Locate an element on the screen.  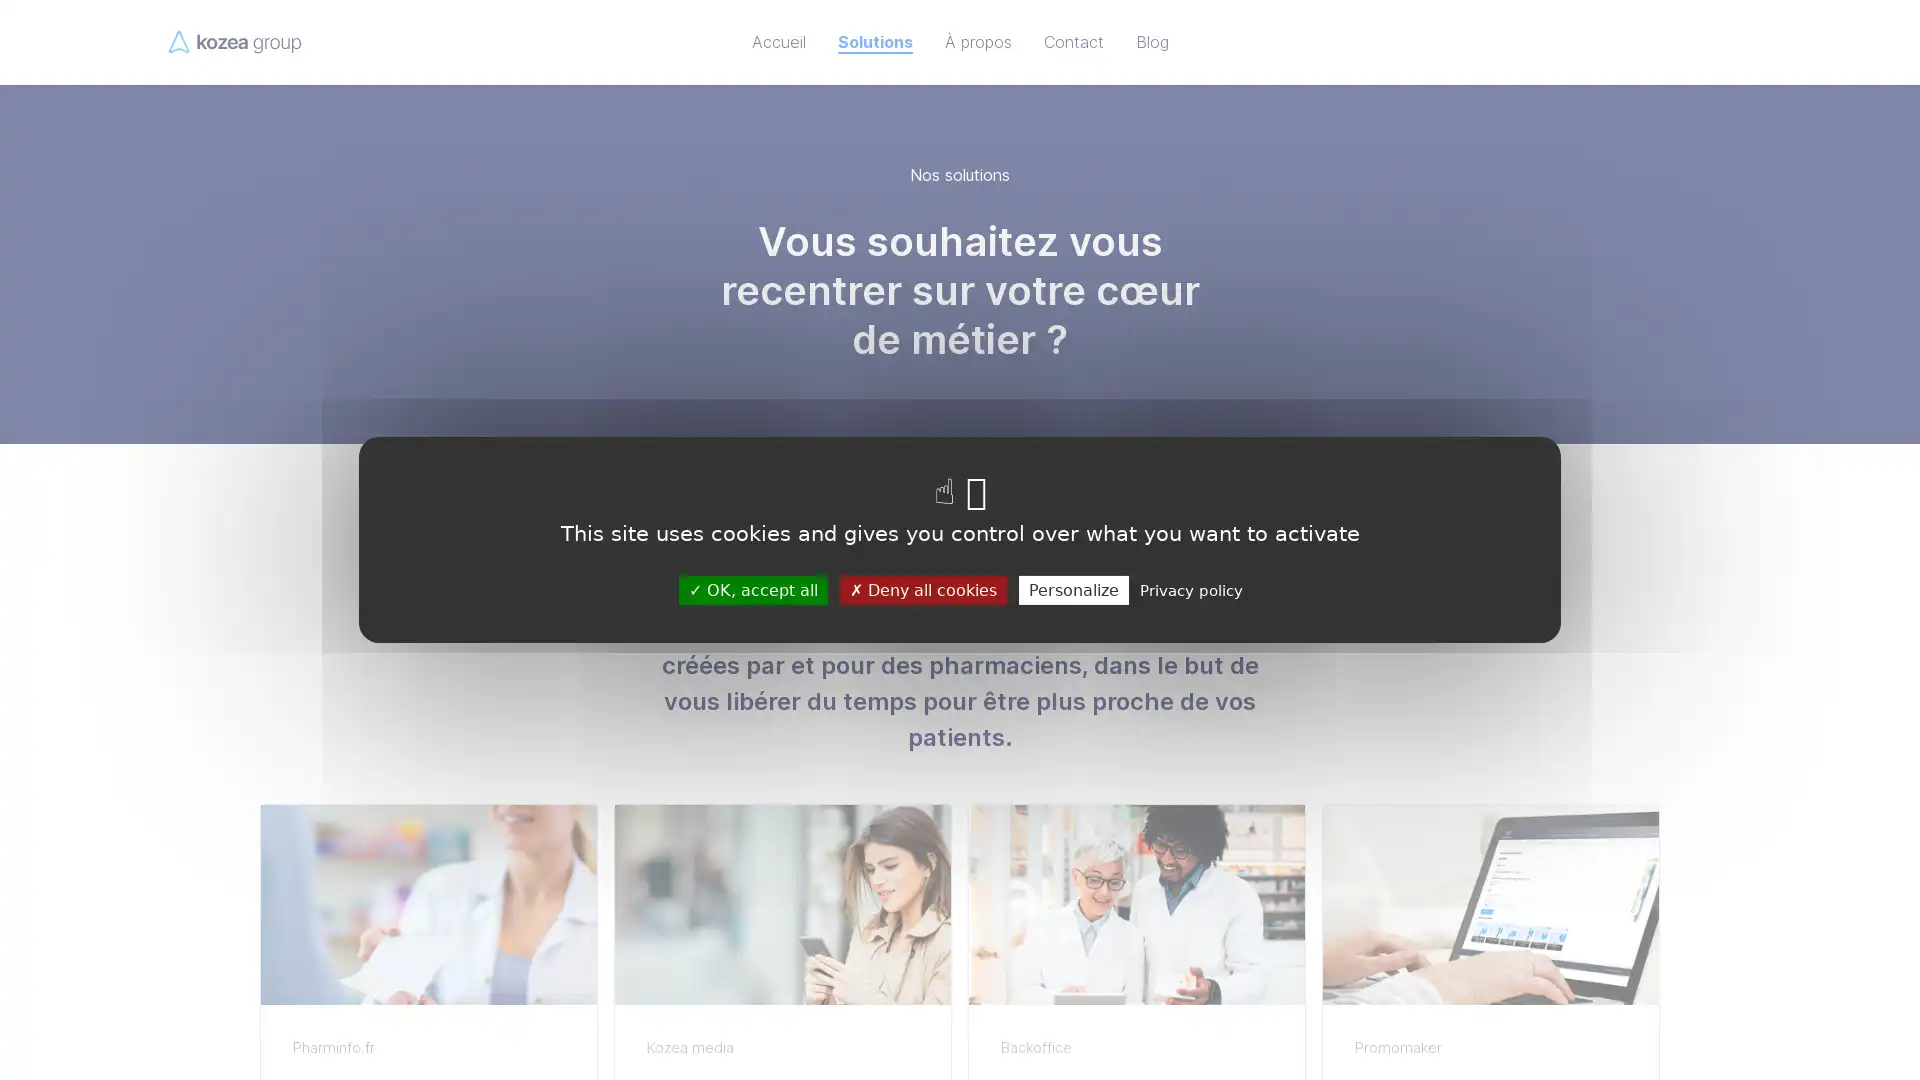
OK, accept all is located at coordinates (751, 589).